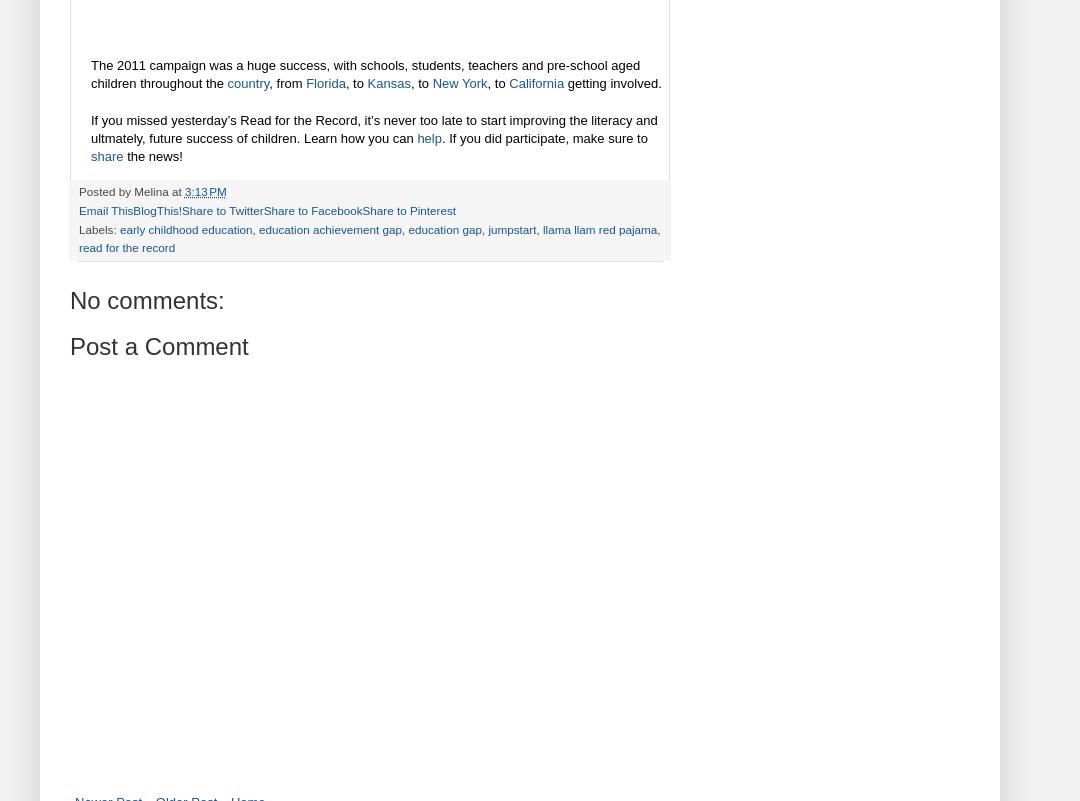 The image size is (1080, 801). I want to click on 'country', so click(246, 83).